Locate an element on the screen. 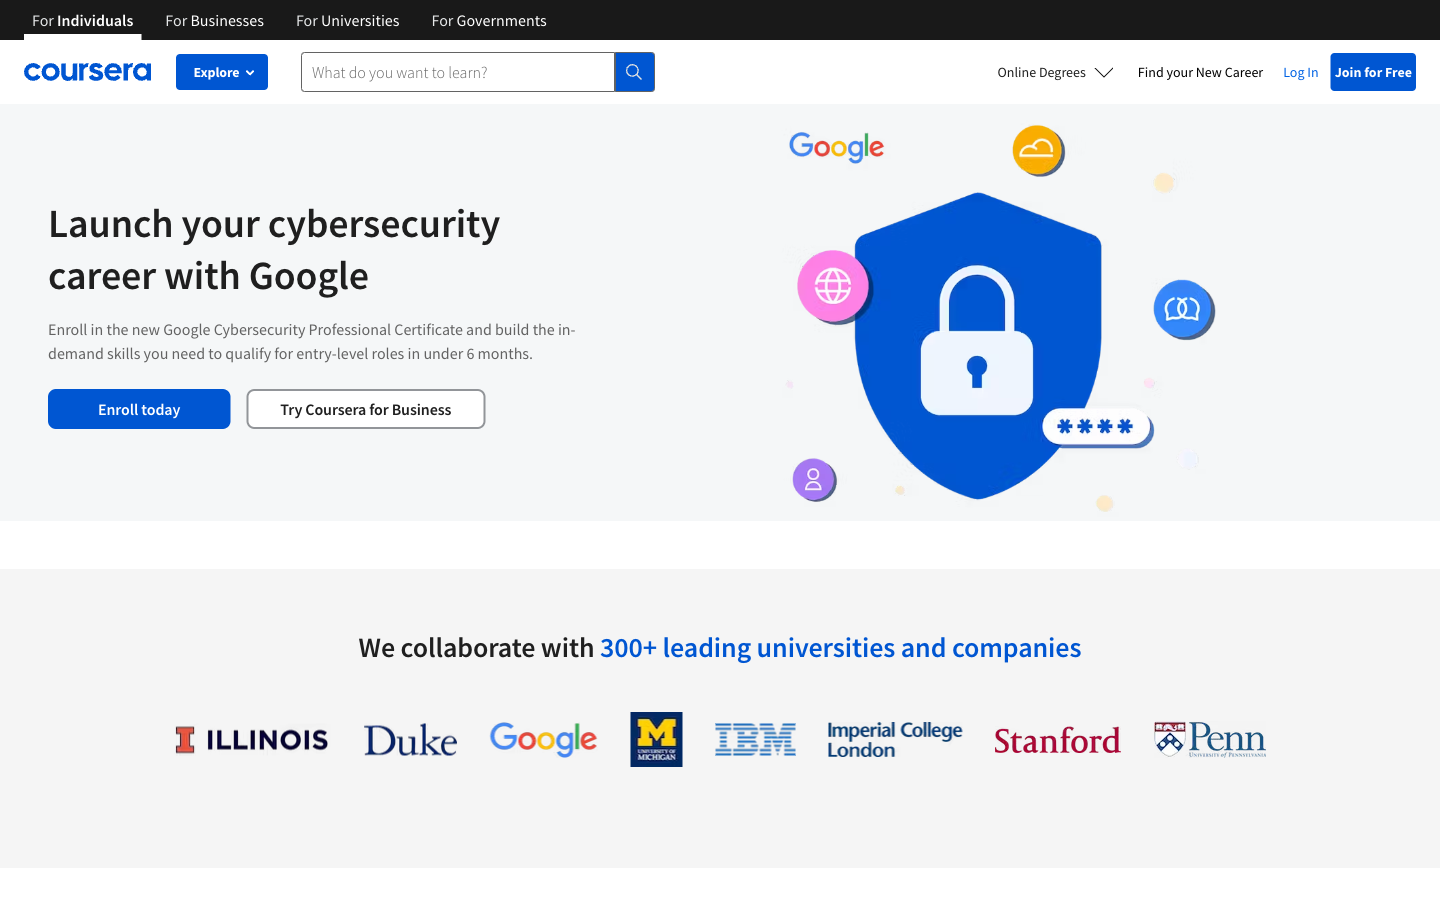 Image resolution: width=1440 pixels, height=900 pixels. Coursera"s Government Page is located at coordinates (488, 18).